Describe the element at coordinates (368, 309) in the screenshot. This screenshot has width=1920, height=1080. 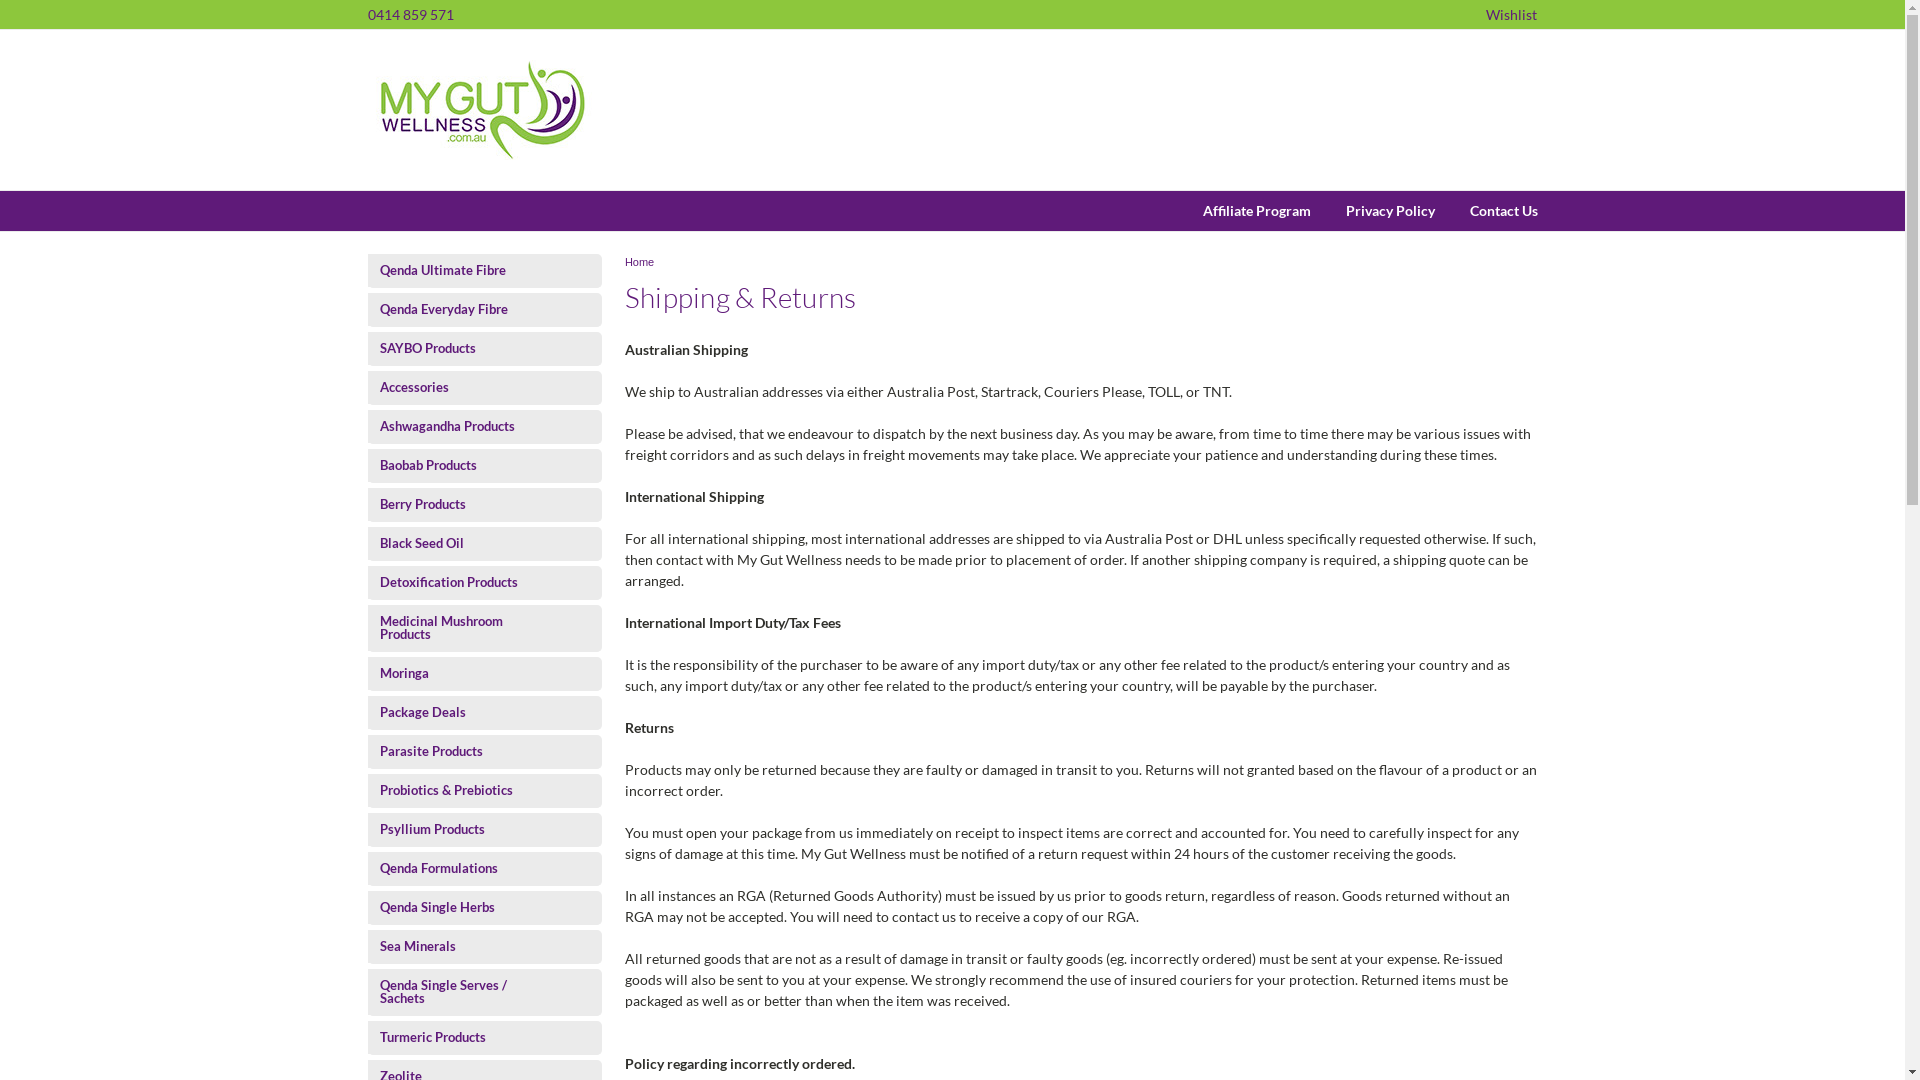
I see `'Qenda Everyday Fibre'` at that location.